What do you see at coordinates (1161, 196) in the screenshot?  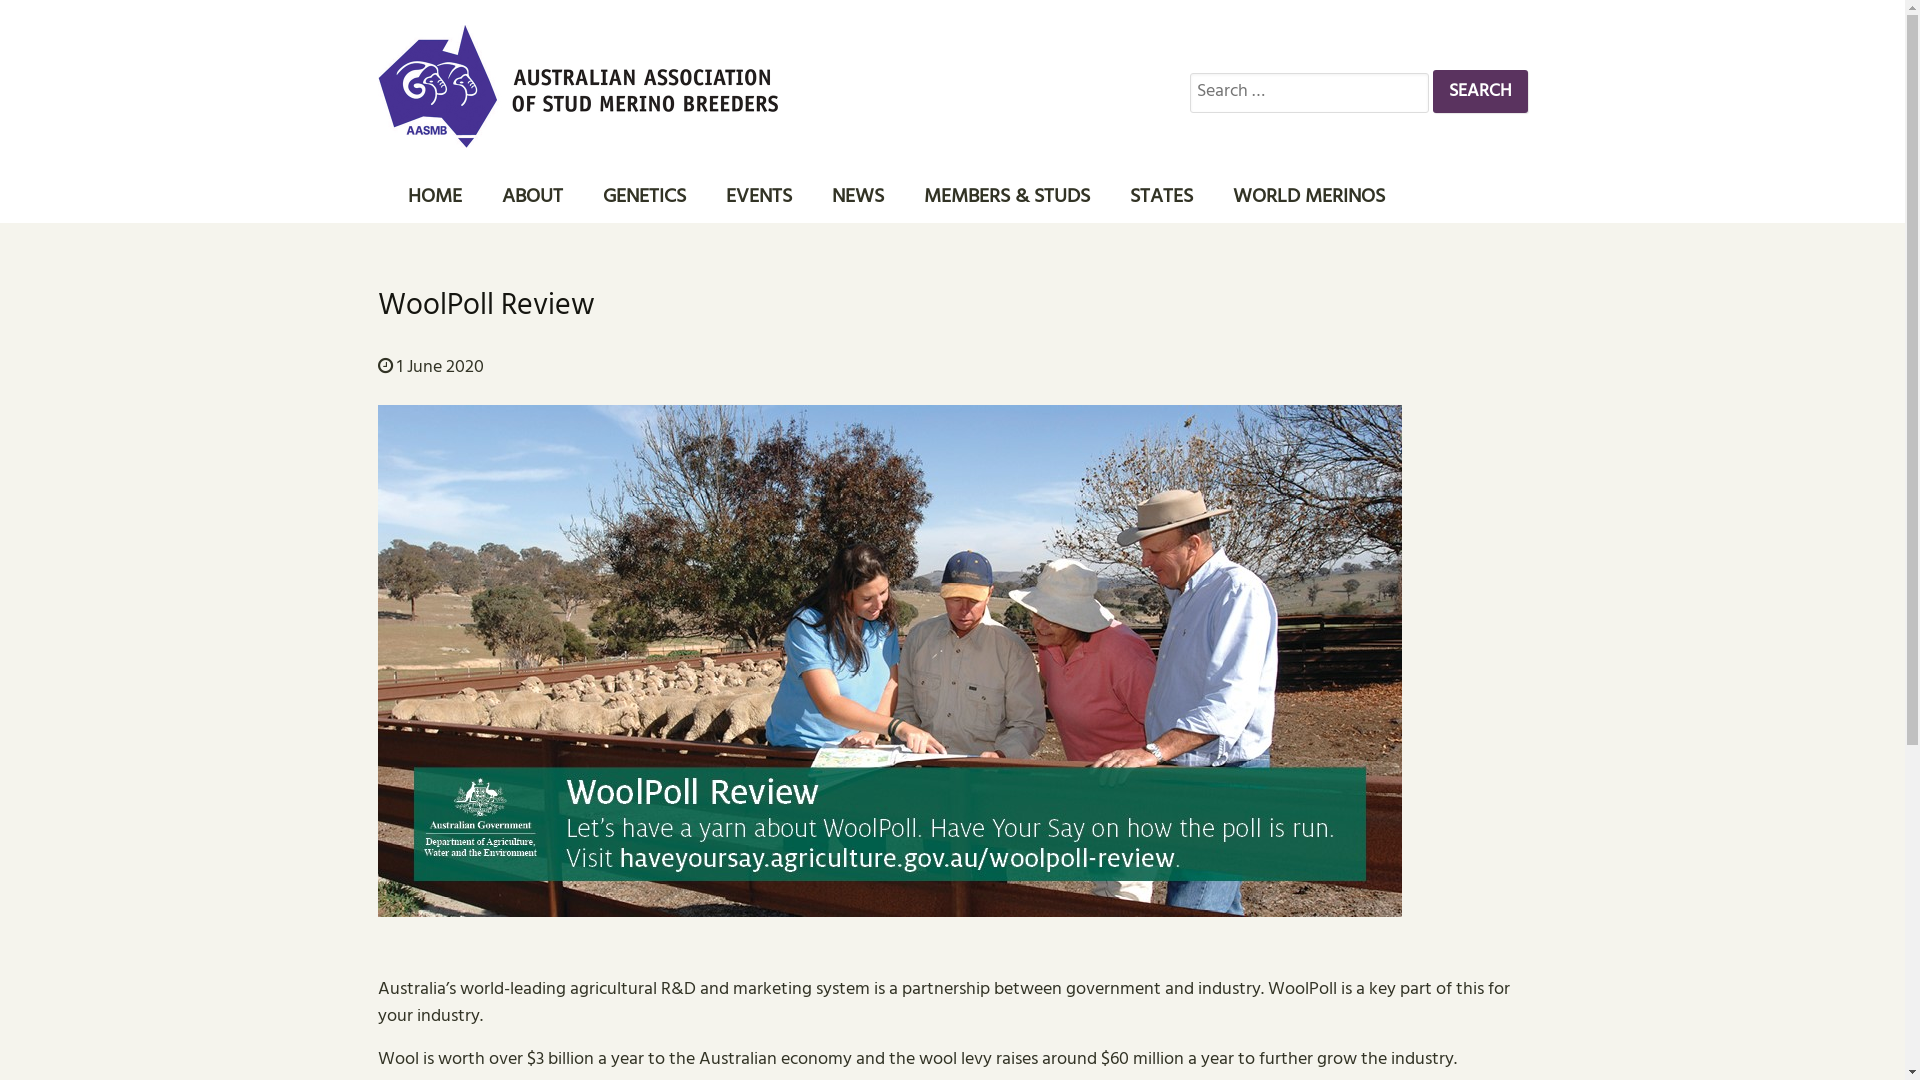 I see `'STATES'` at bounding box center [1161, 196].